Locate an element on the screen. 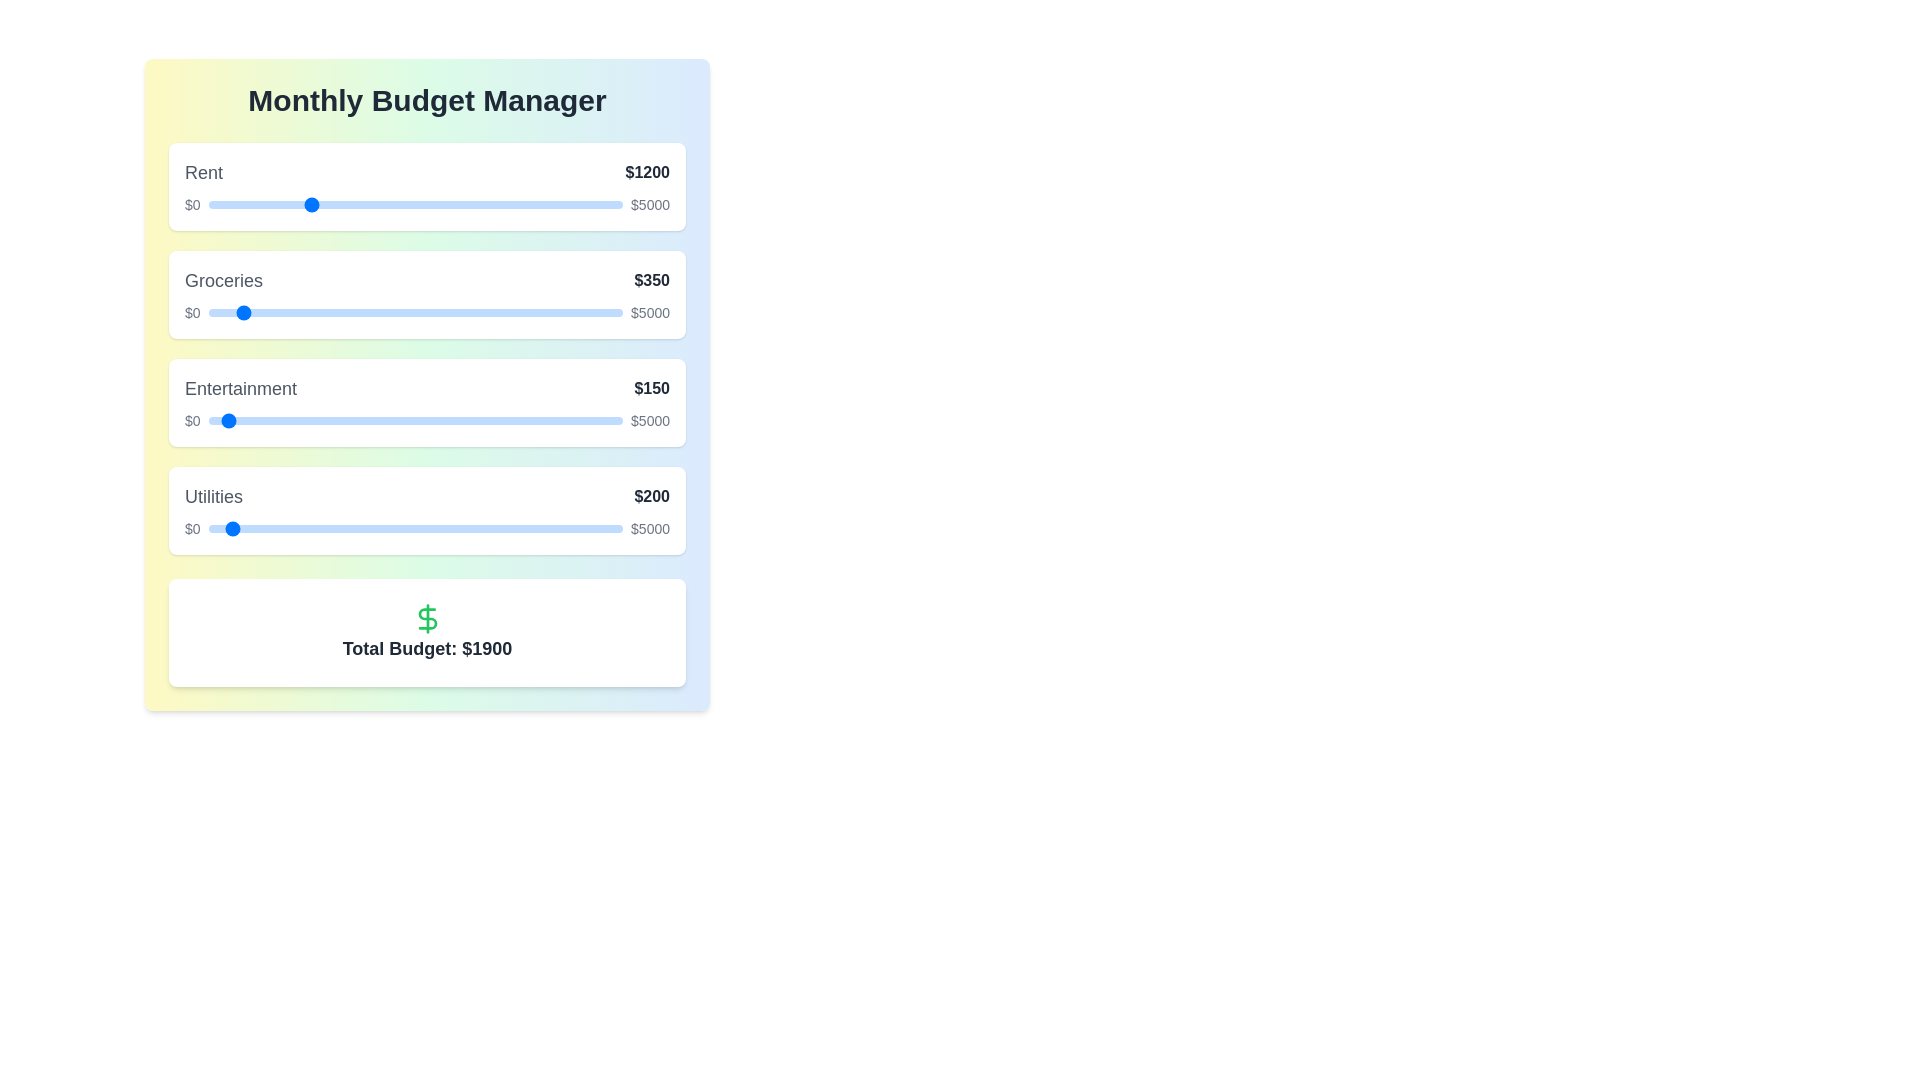 This screenshot has height=1080, width=1920. the 'Utilities' slider is located at coordinates (243, 527).